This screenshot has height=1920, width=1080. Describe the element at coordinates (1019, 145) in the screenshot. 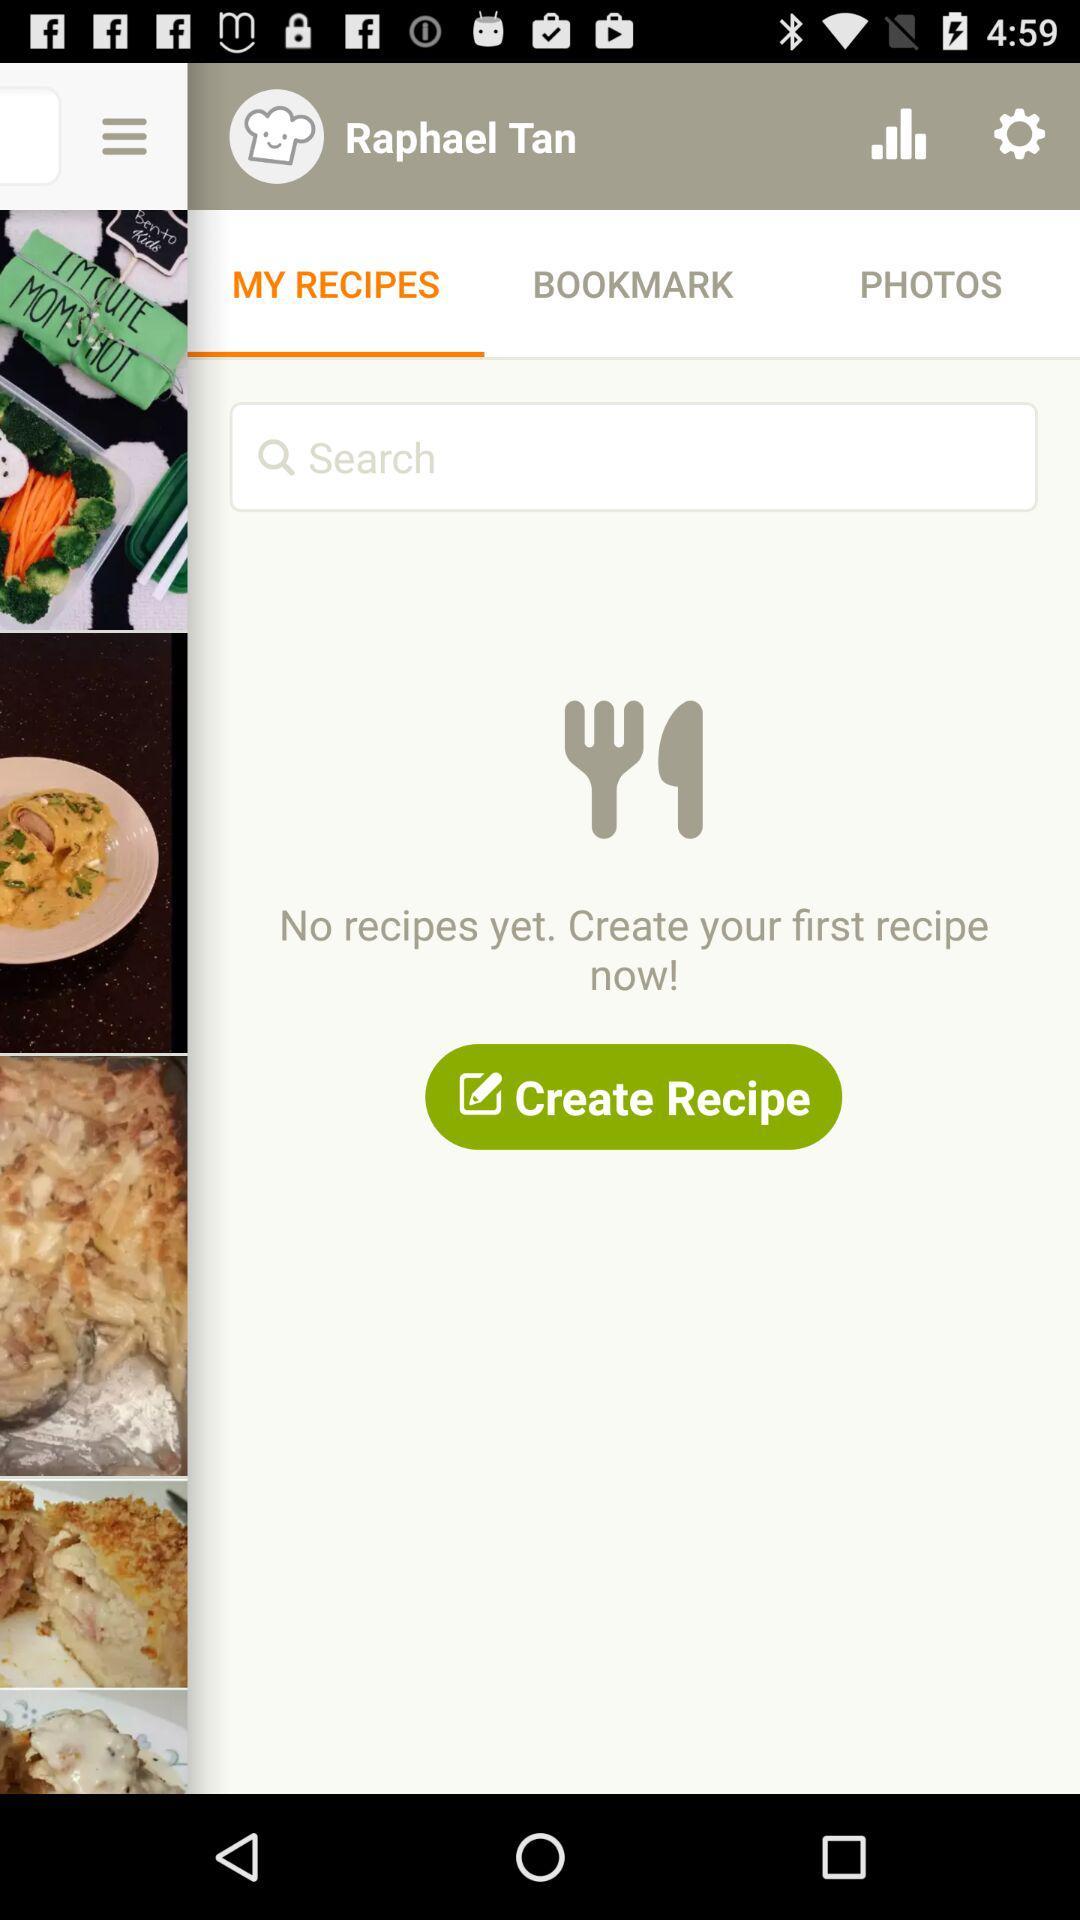

I see `the settings icon` at that location.